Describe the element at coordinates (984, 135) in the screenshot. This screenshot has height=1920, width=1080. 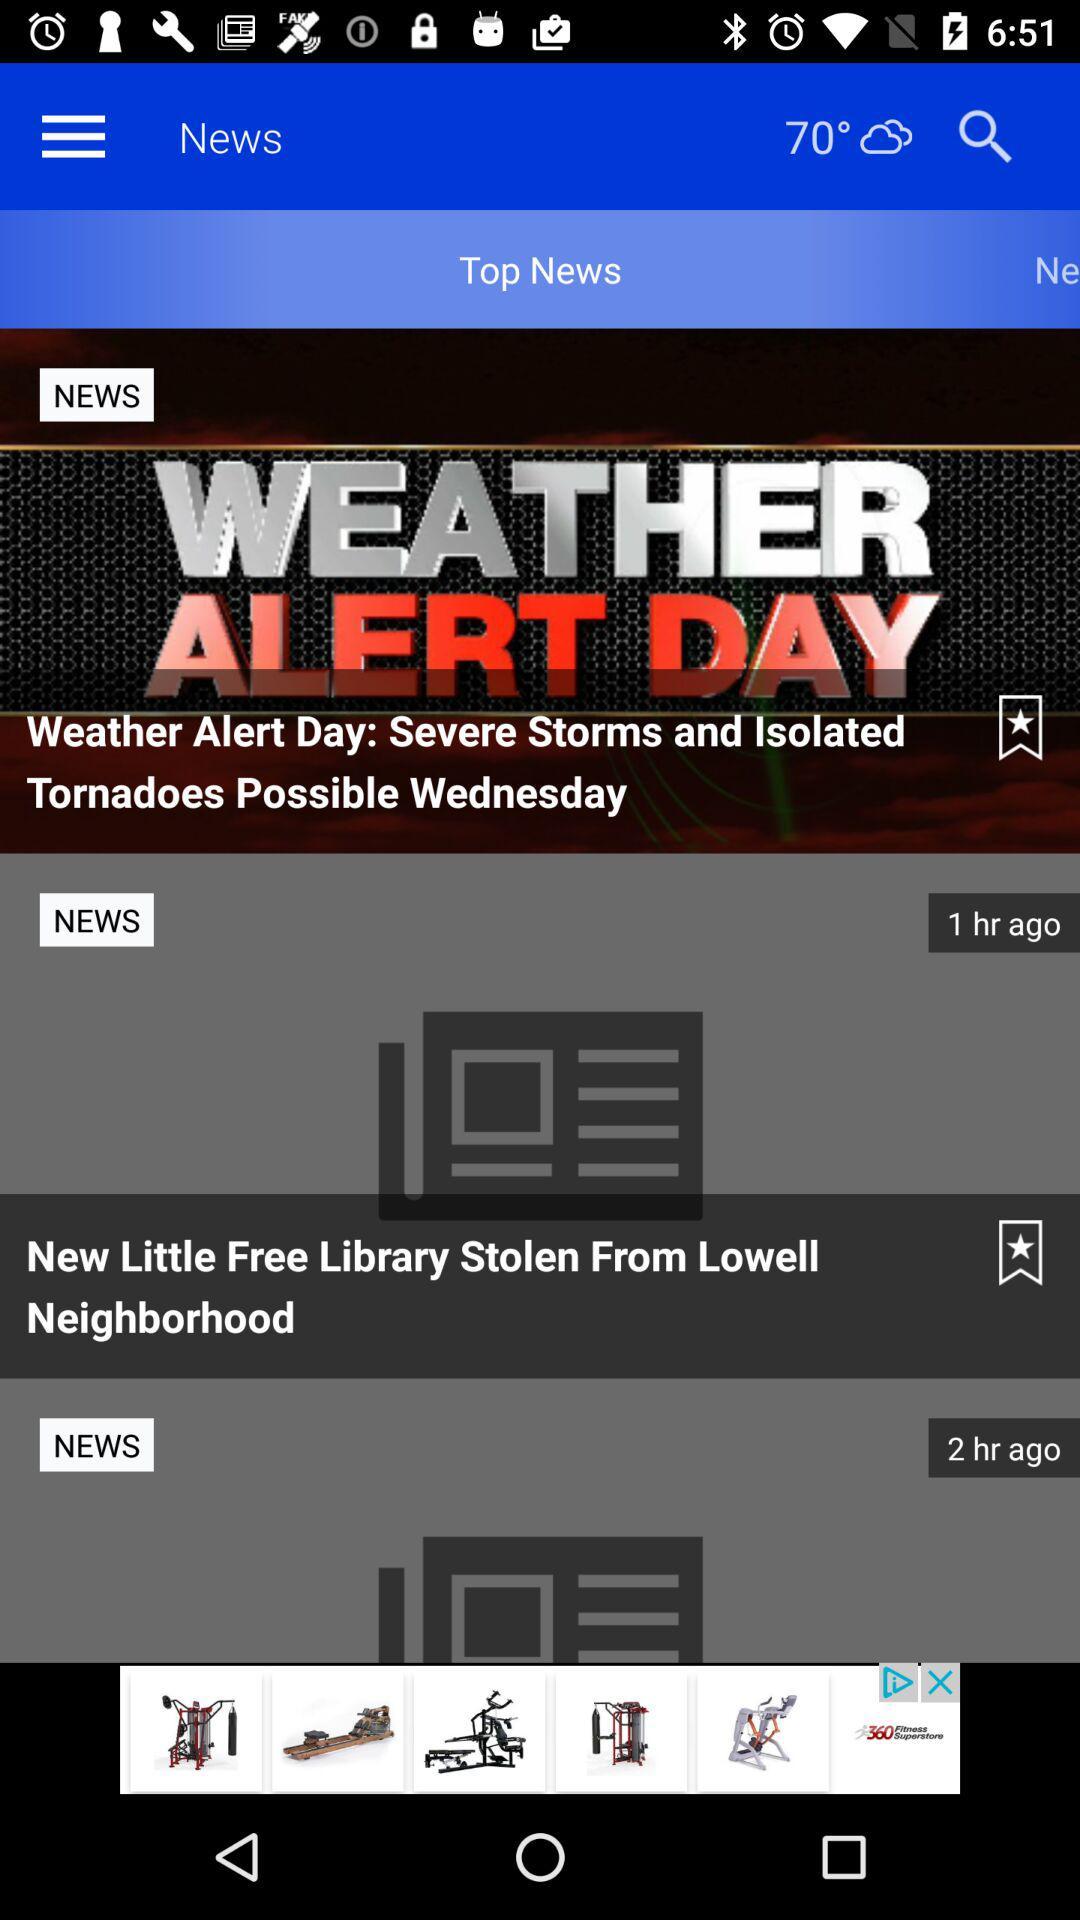
I see `the search icon` at that location.